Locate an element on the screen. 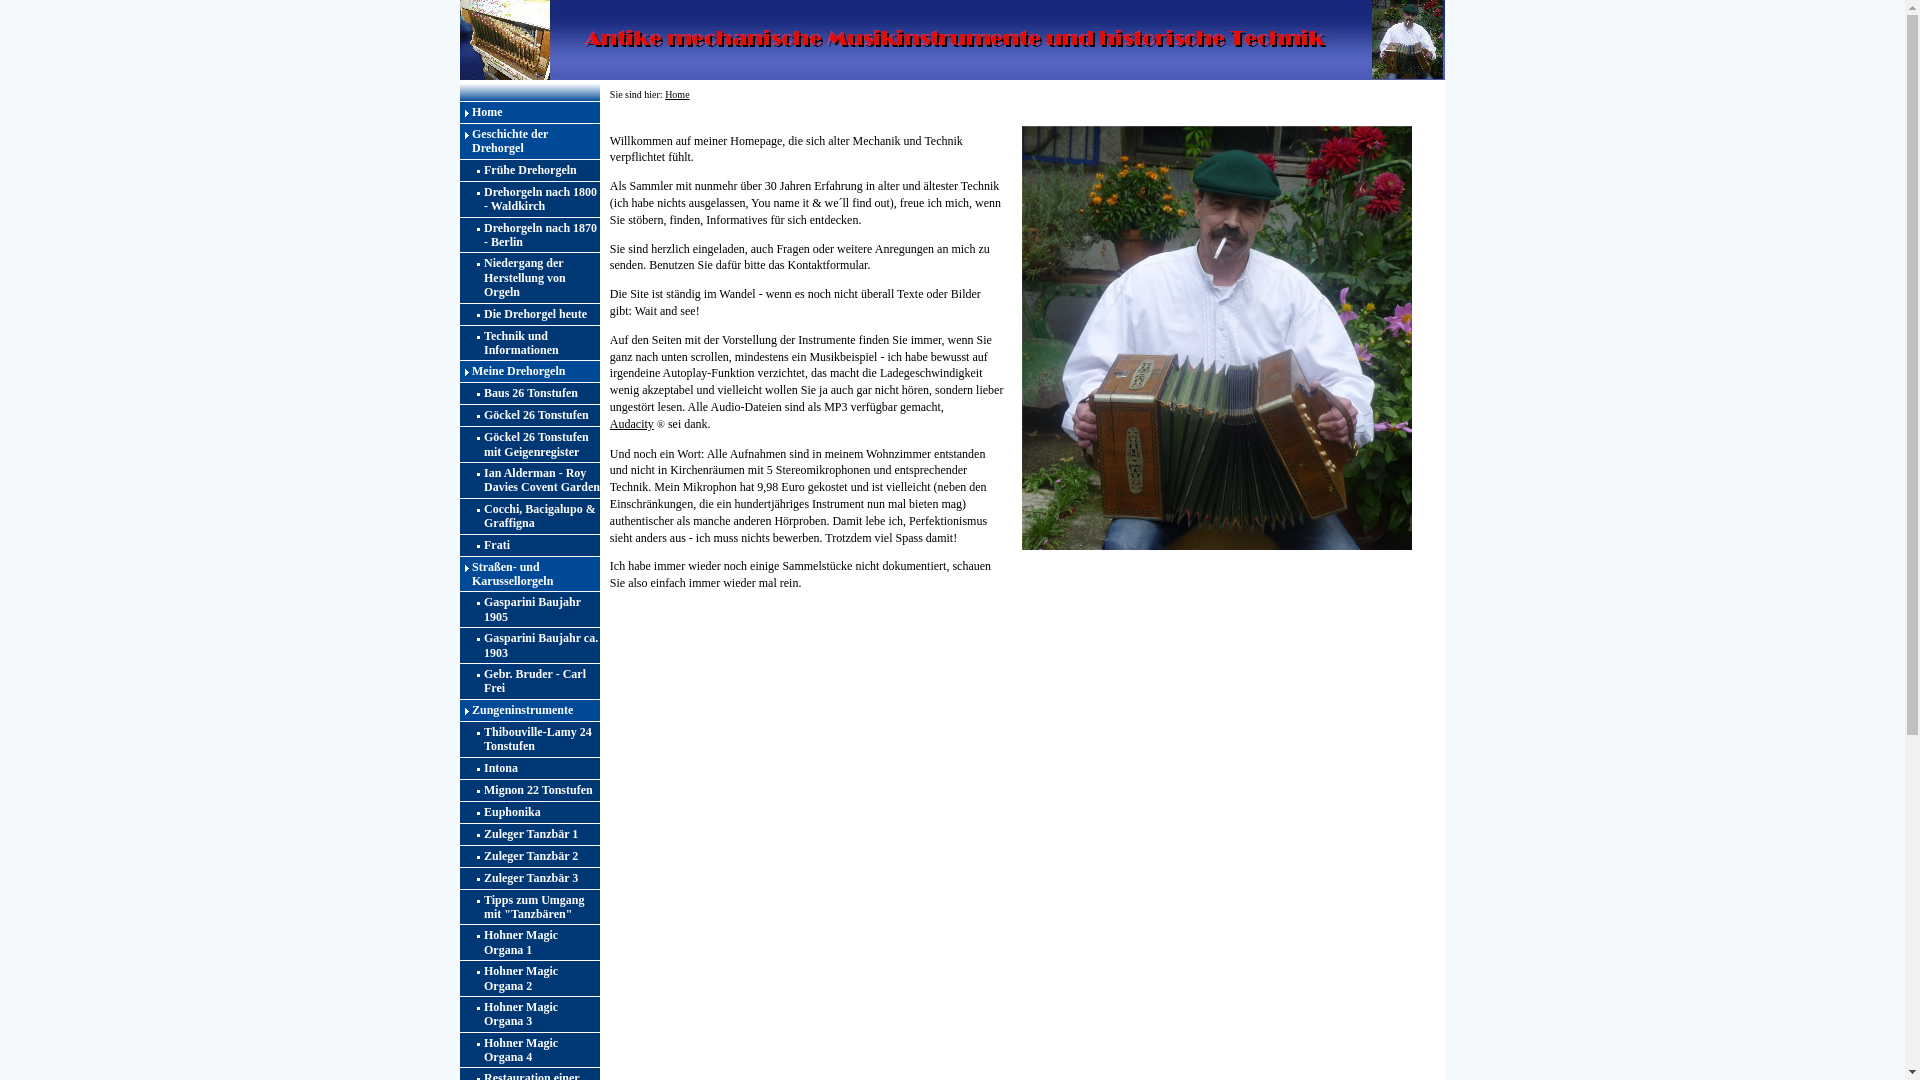 The width and height of the screenshot is (1920, 1080). 'Hohner Magic Organa 2' is located at coordinates (459, 977).